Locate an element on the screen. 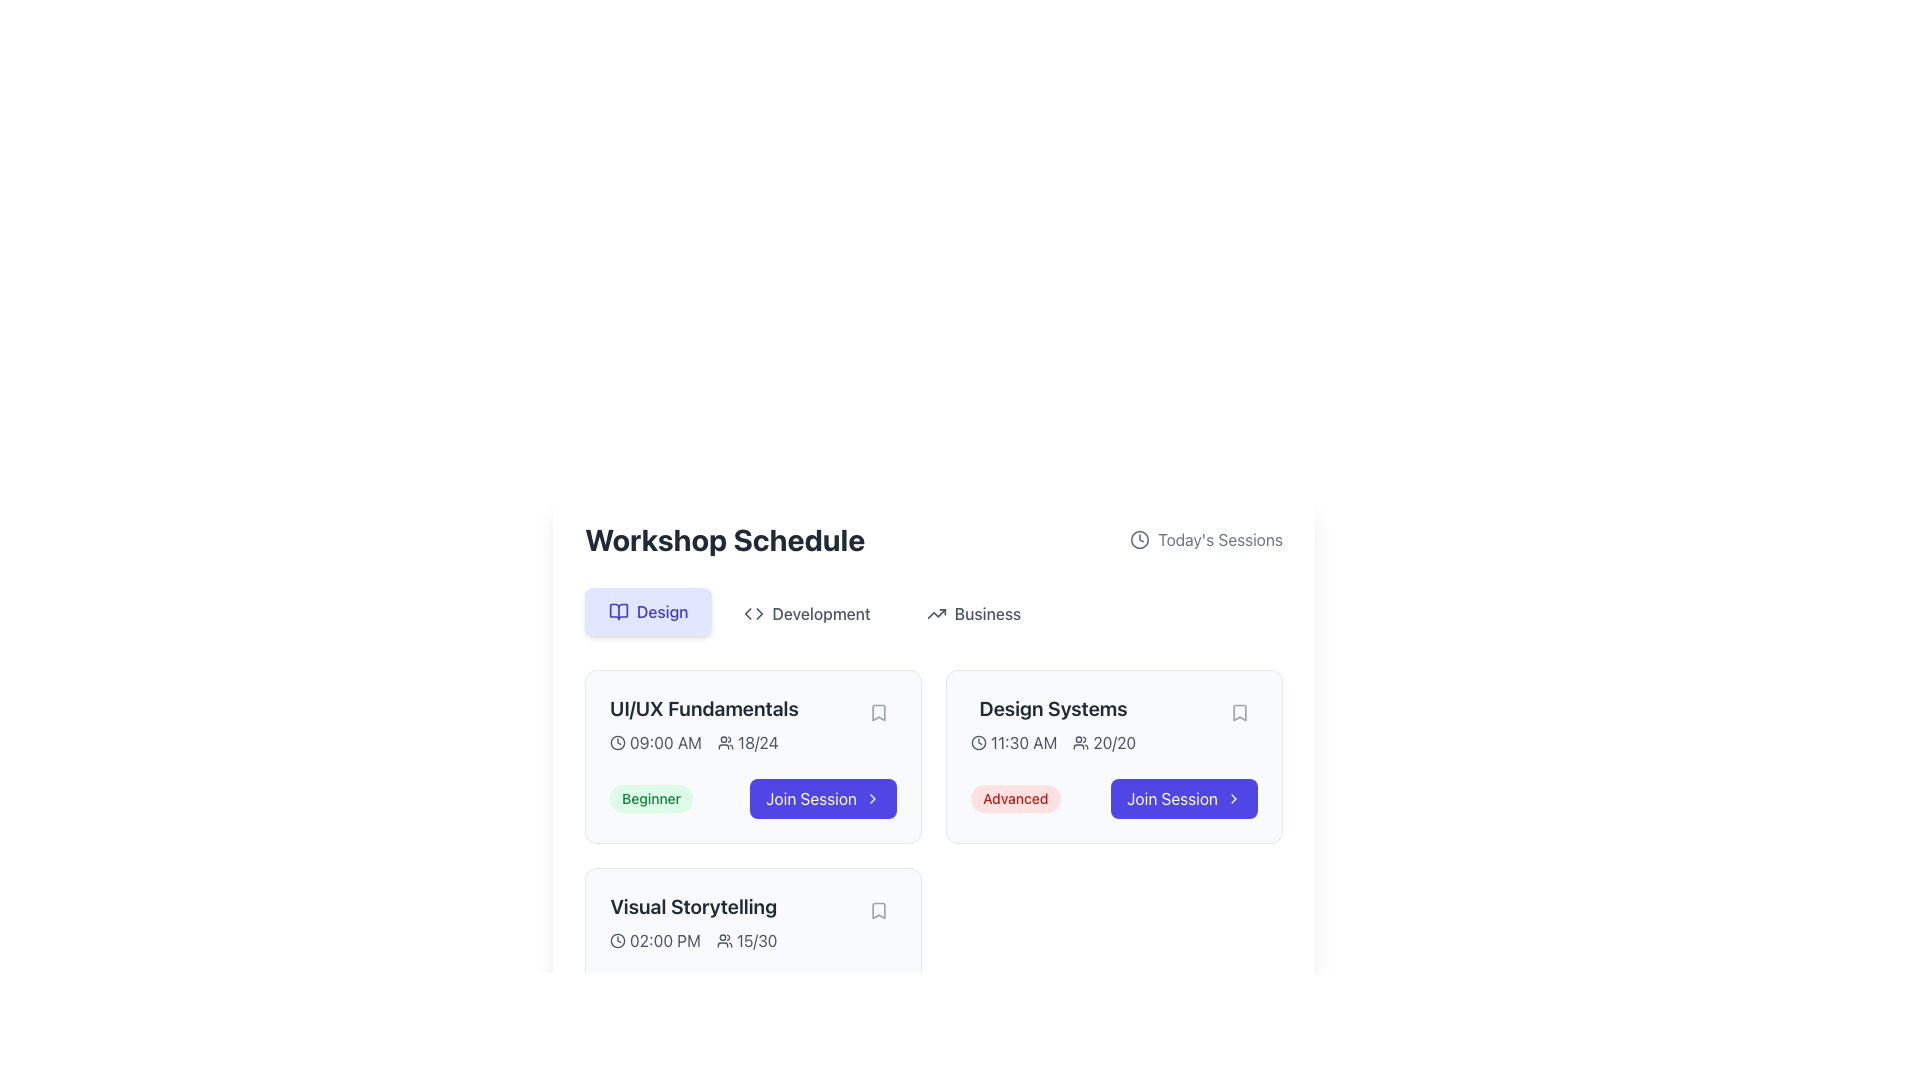  the informational label featuring a clock icon with the text '02:00 PM' on the left and an icon of users with the text '15/30' on the right, located in the 'Visual Storytelling' section of the Workshop Schedule interface is located at coordinates (693, 941).